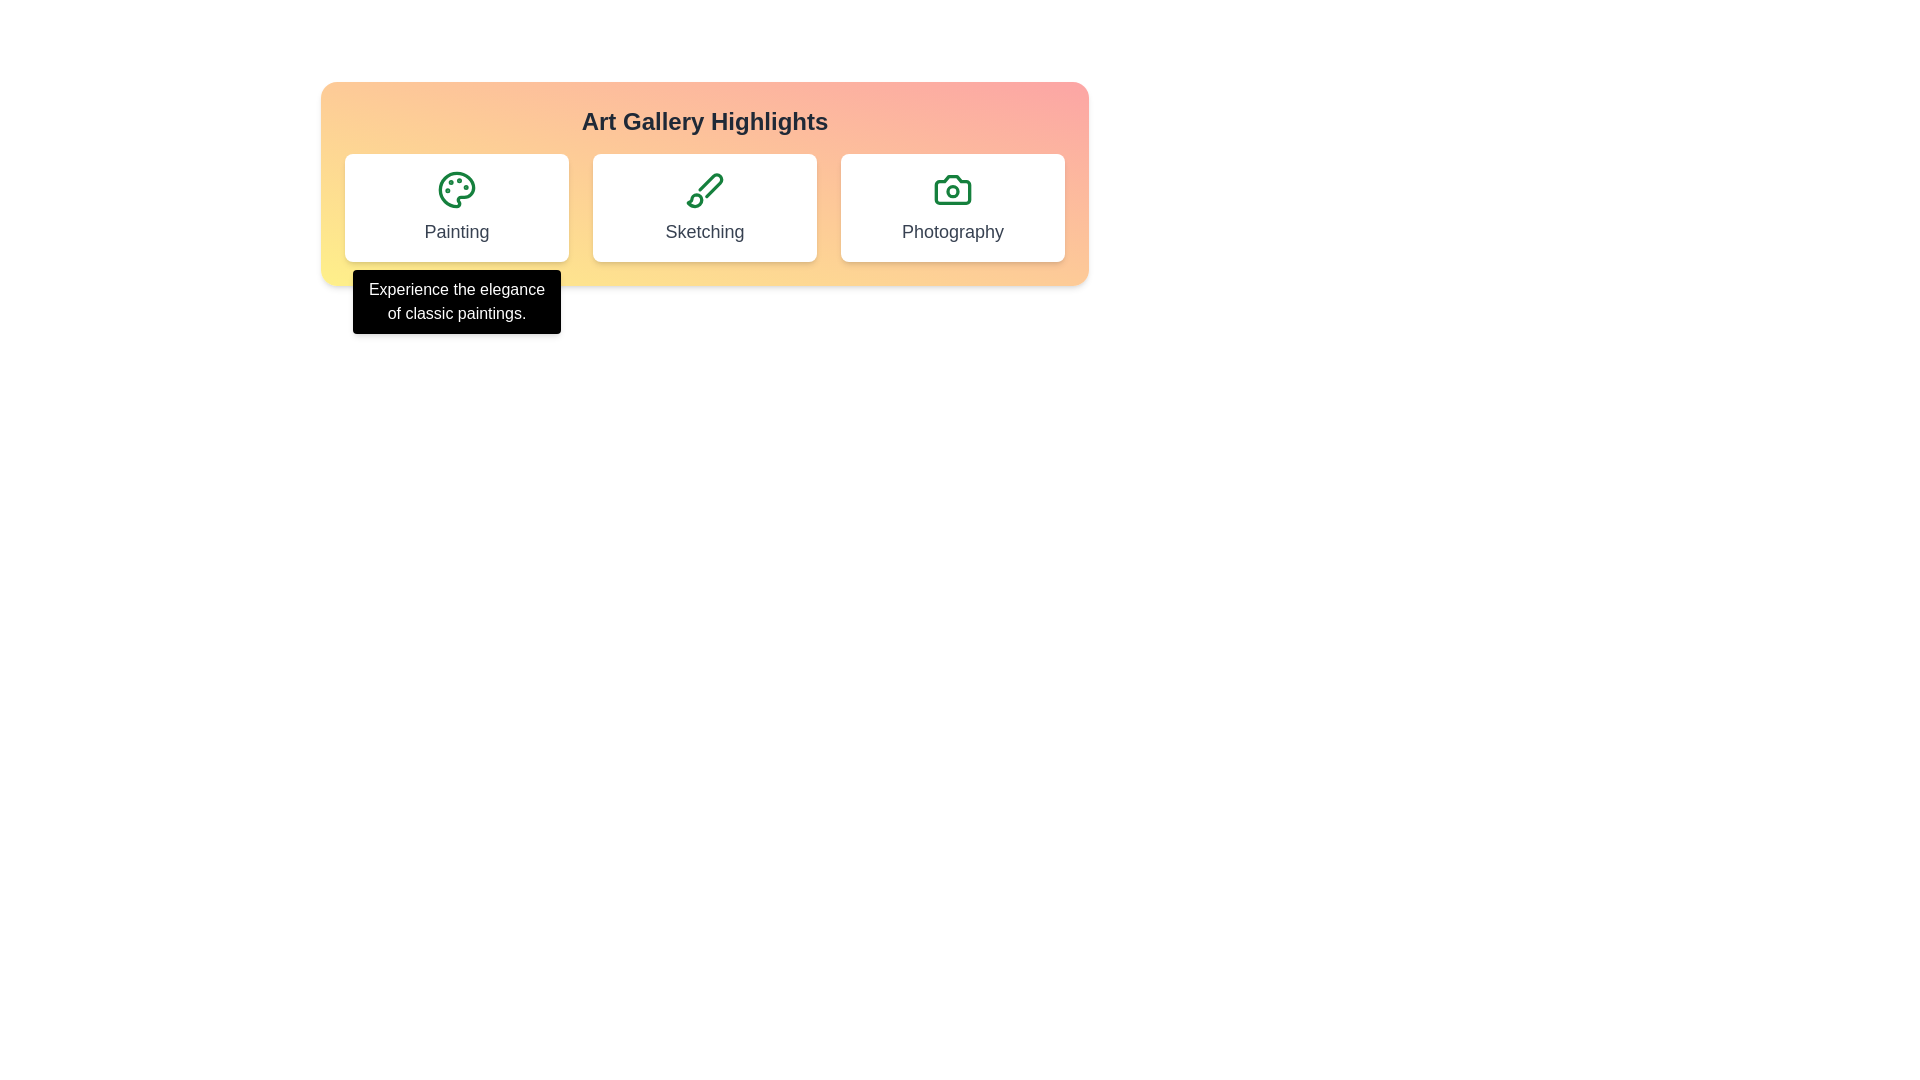 Image resolution: width=1920 pixels, height=1080 pixels. I want to click on the painter's palette icon in the painting section, which is the leftmost option among the three categories under 'Art Gallery Highlights', so click(455, 189).